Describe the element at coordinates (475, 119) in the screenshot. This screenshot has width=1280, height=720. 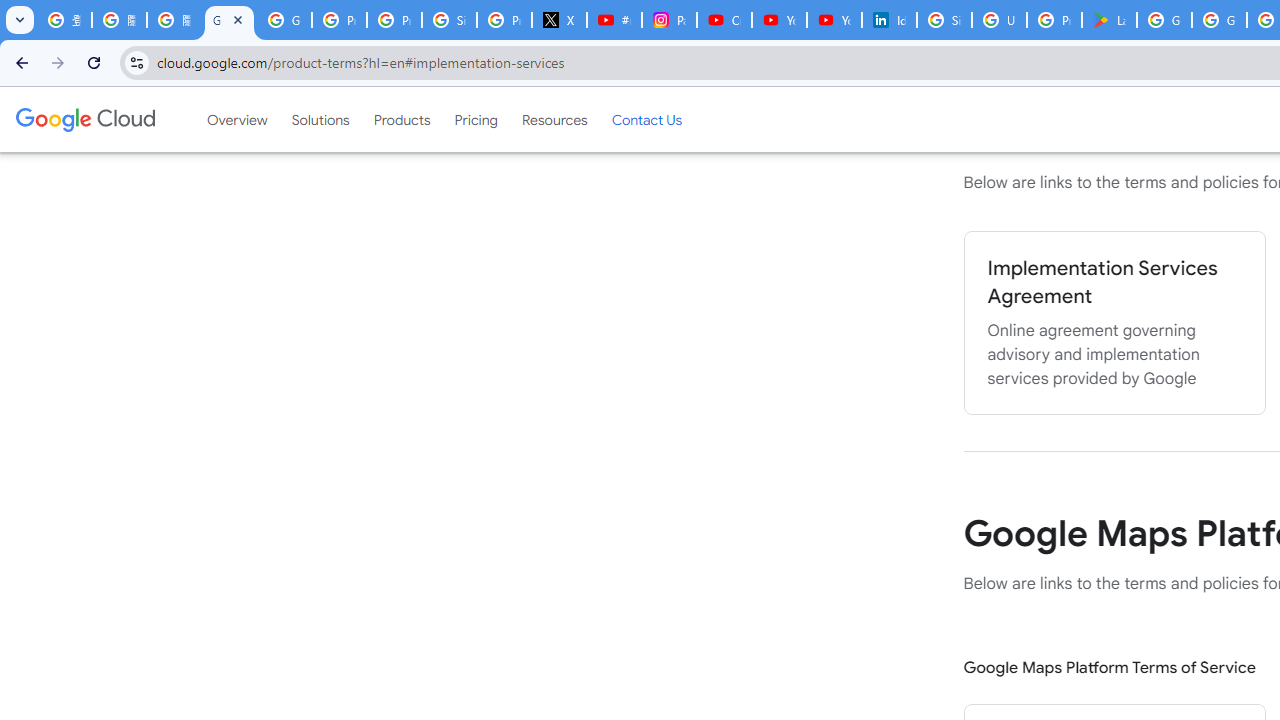
I see `'Pricing'` at that location.